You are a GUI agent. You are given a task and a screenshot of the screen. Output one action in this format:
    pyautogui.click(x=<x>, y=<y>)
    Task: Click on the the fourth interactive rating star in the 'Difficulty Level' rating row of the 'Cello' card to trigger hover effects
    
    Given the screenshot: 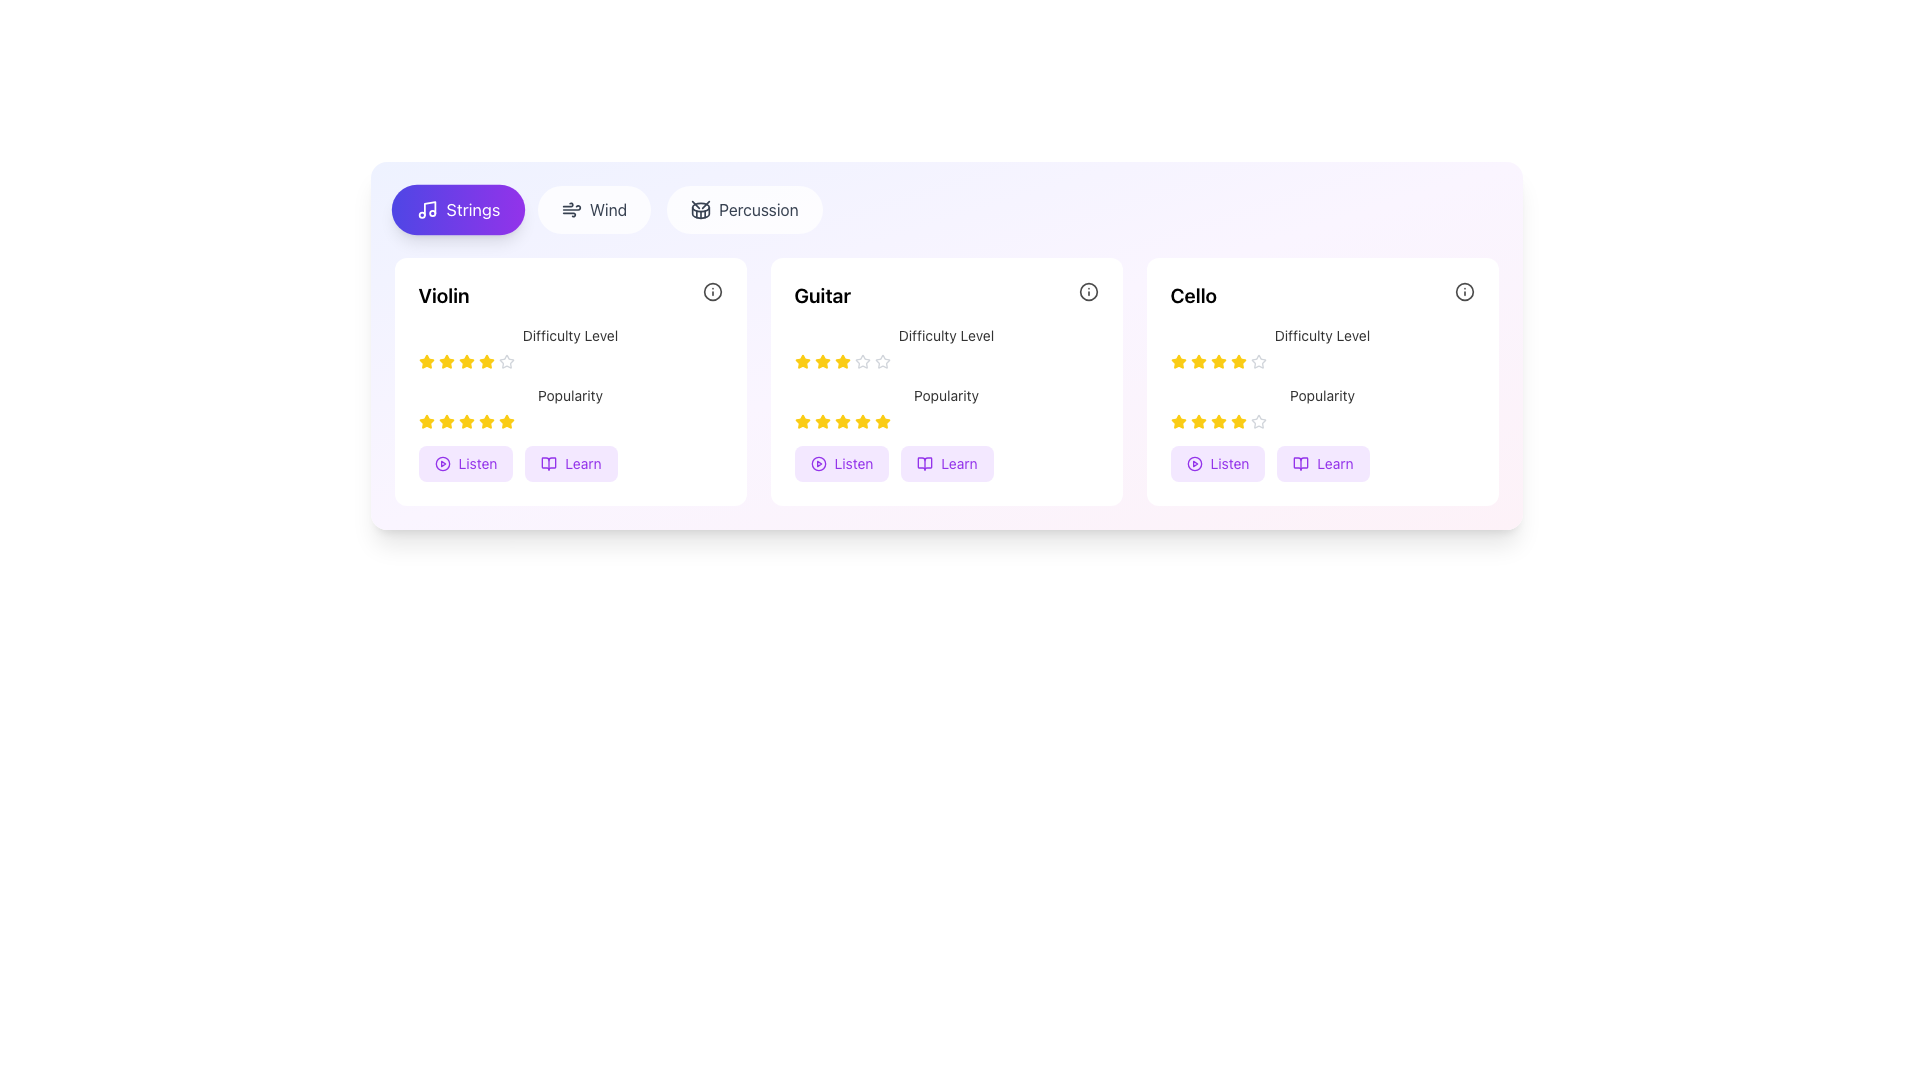 What is the action you would take?
    pyautogui.click(x=1237, y=361)
    